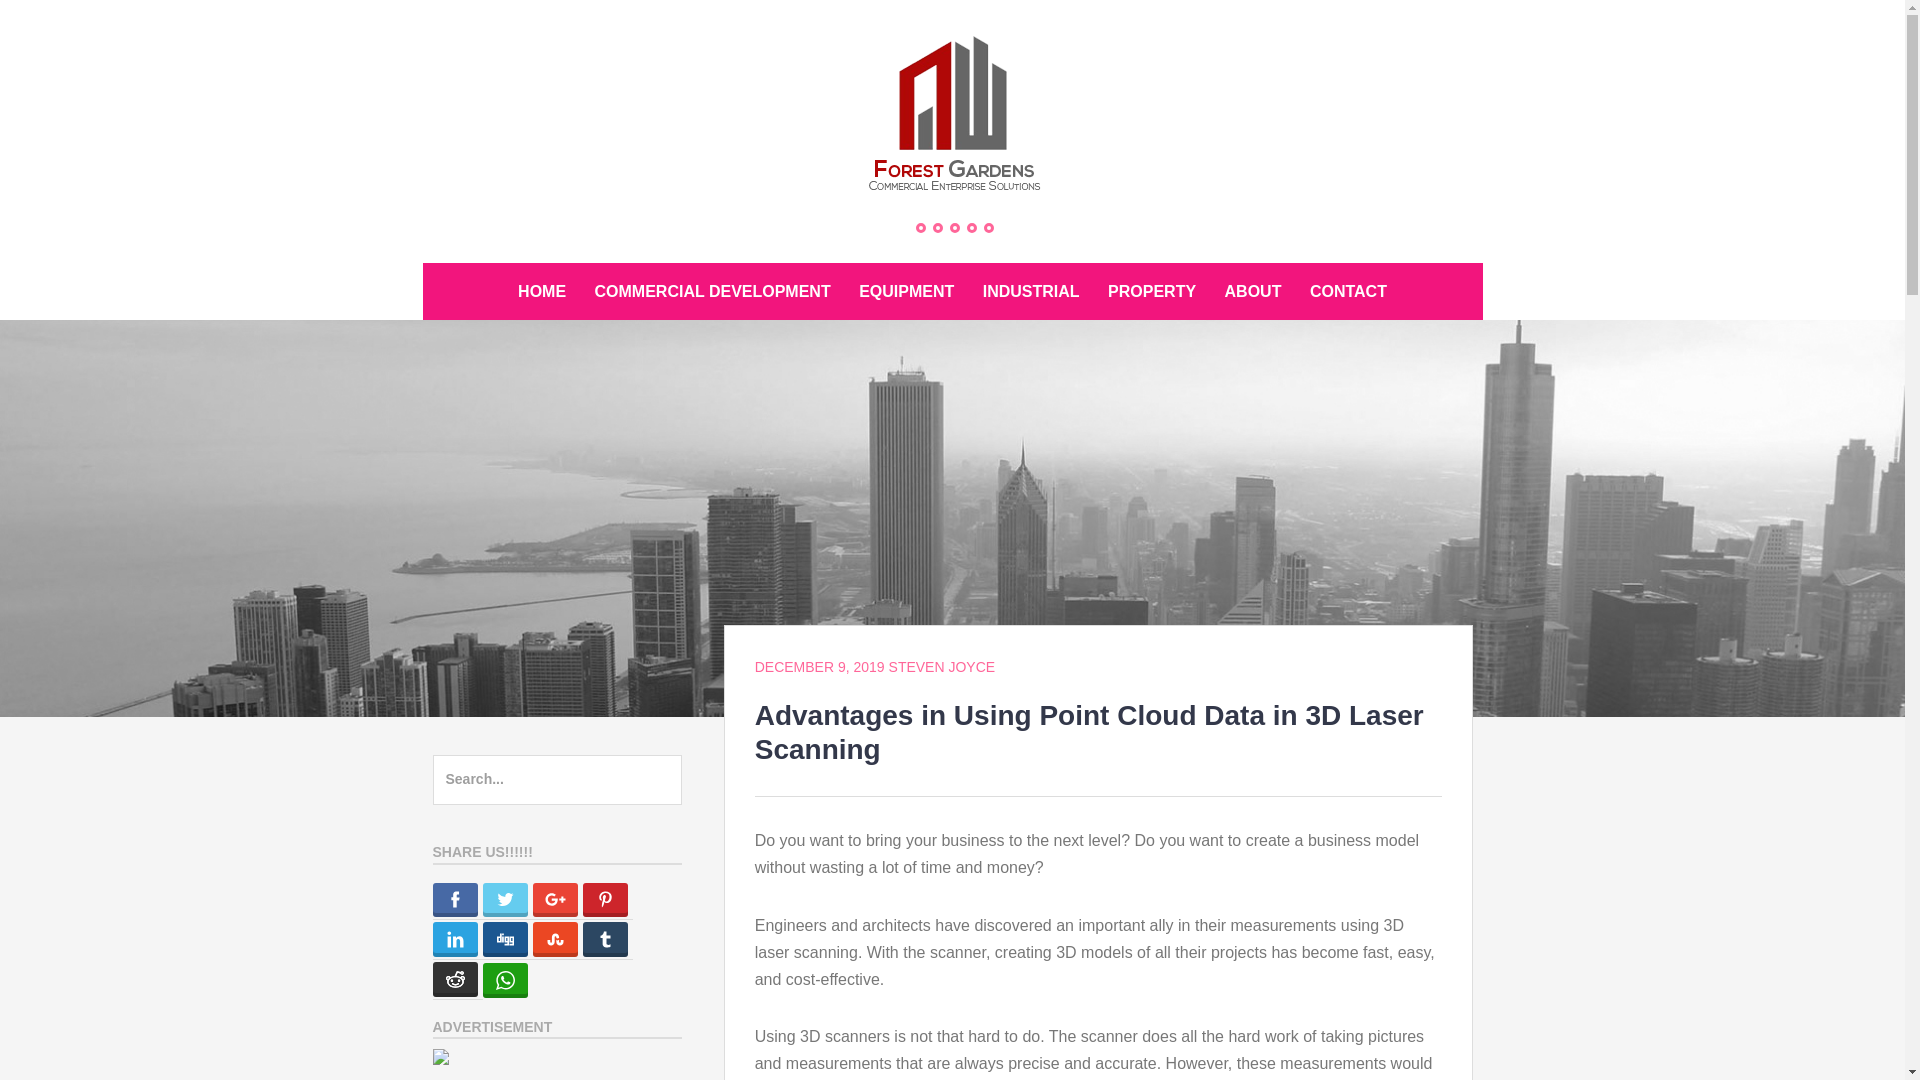 Image resolution: width=1920 pixels, height=1080 pixels. What do you see at coordinates (972, 226) in the screenshot?
I see `'Privacy Policy'` at bounding box center [972, 226].